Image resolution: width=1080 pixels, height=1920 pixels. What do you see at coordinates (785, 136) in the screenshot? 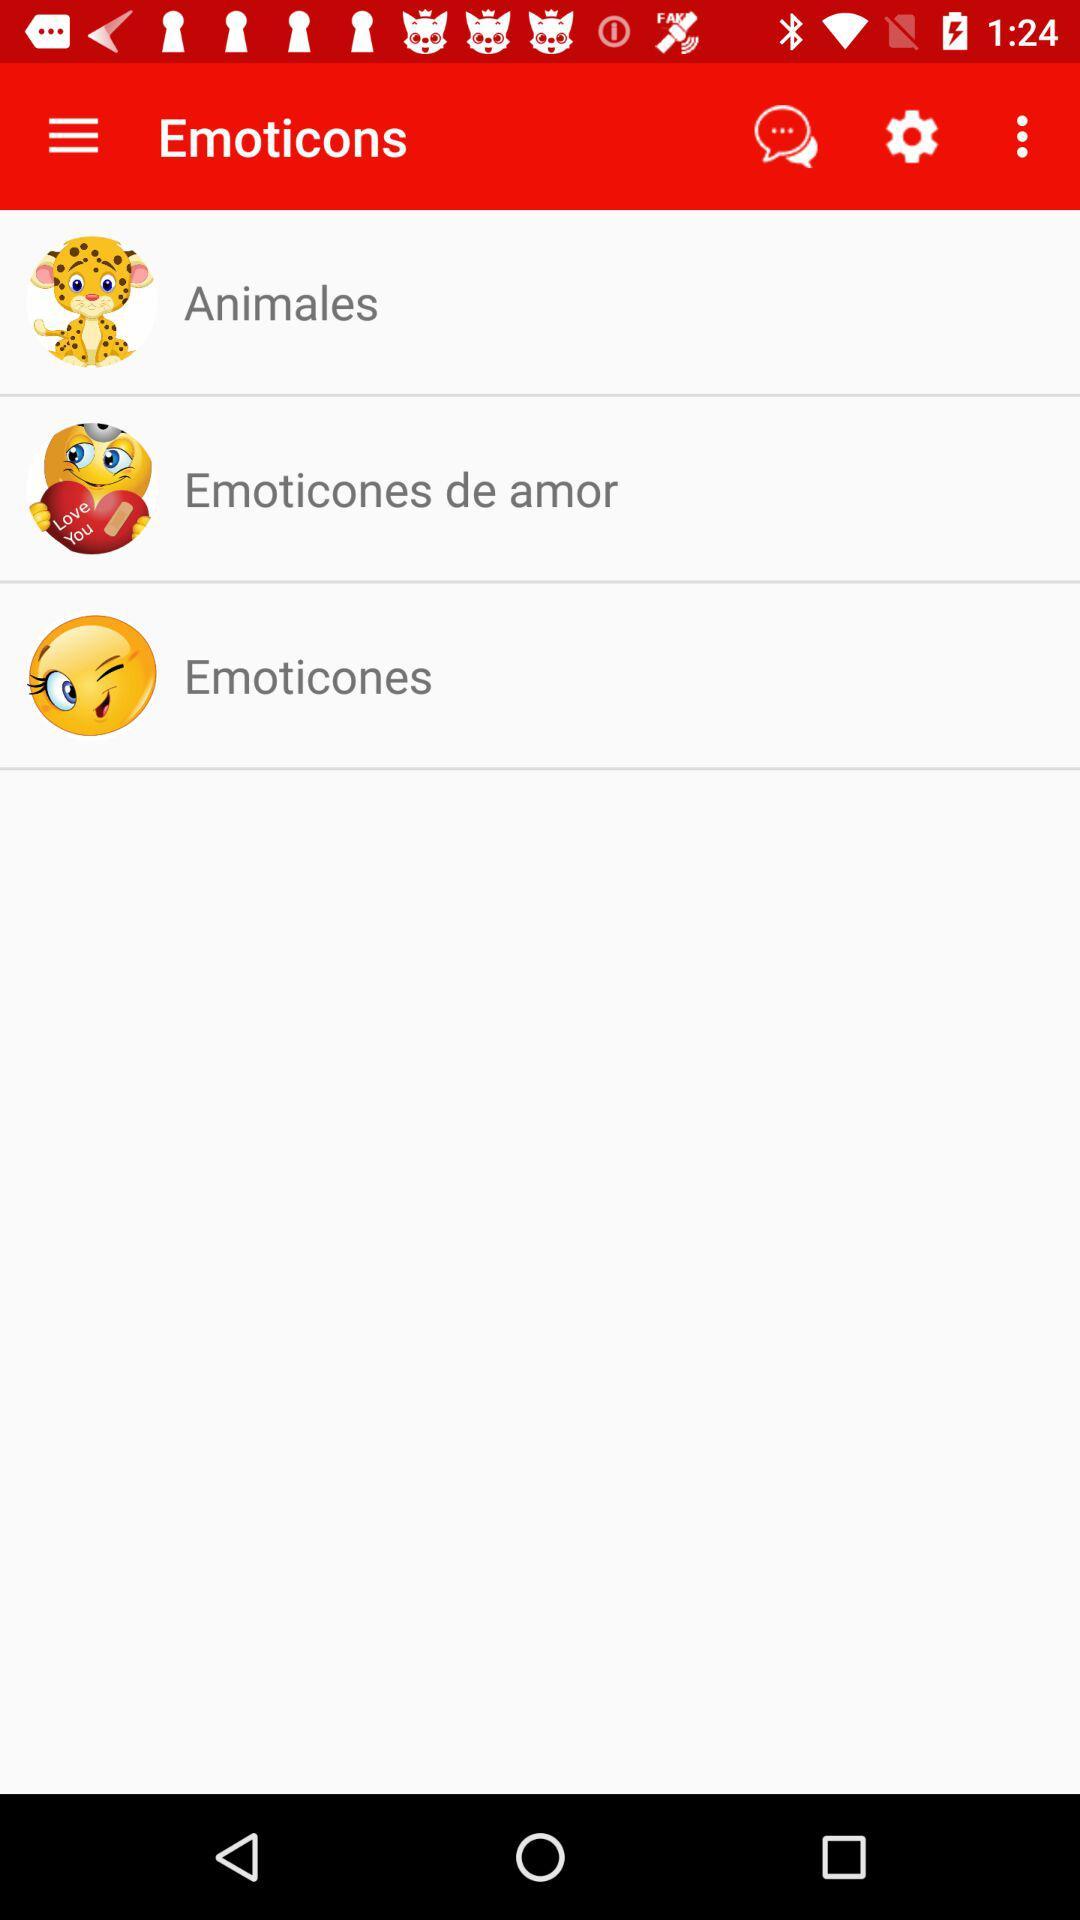
I see `chat icon left to settings icon` at bounding box center [785, 136].